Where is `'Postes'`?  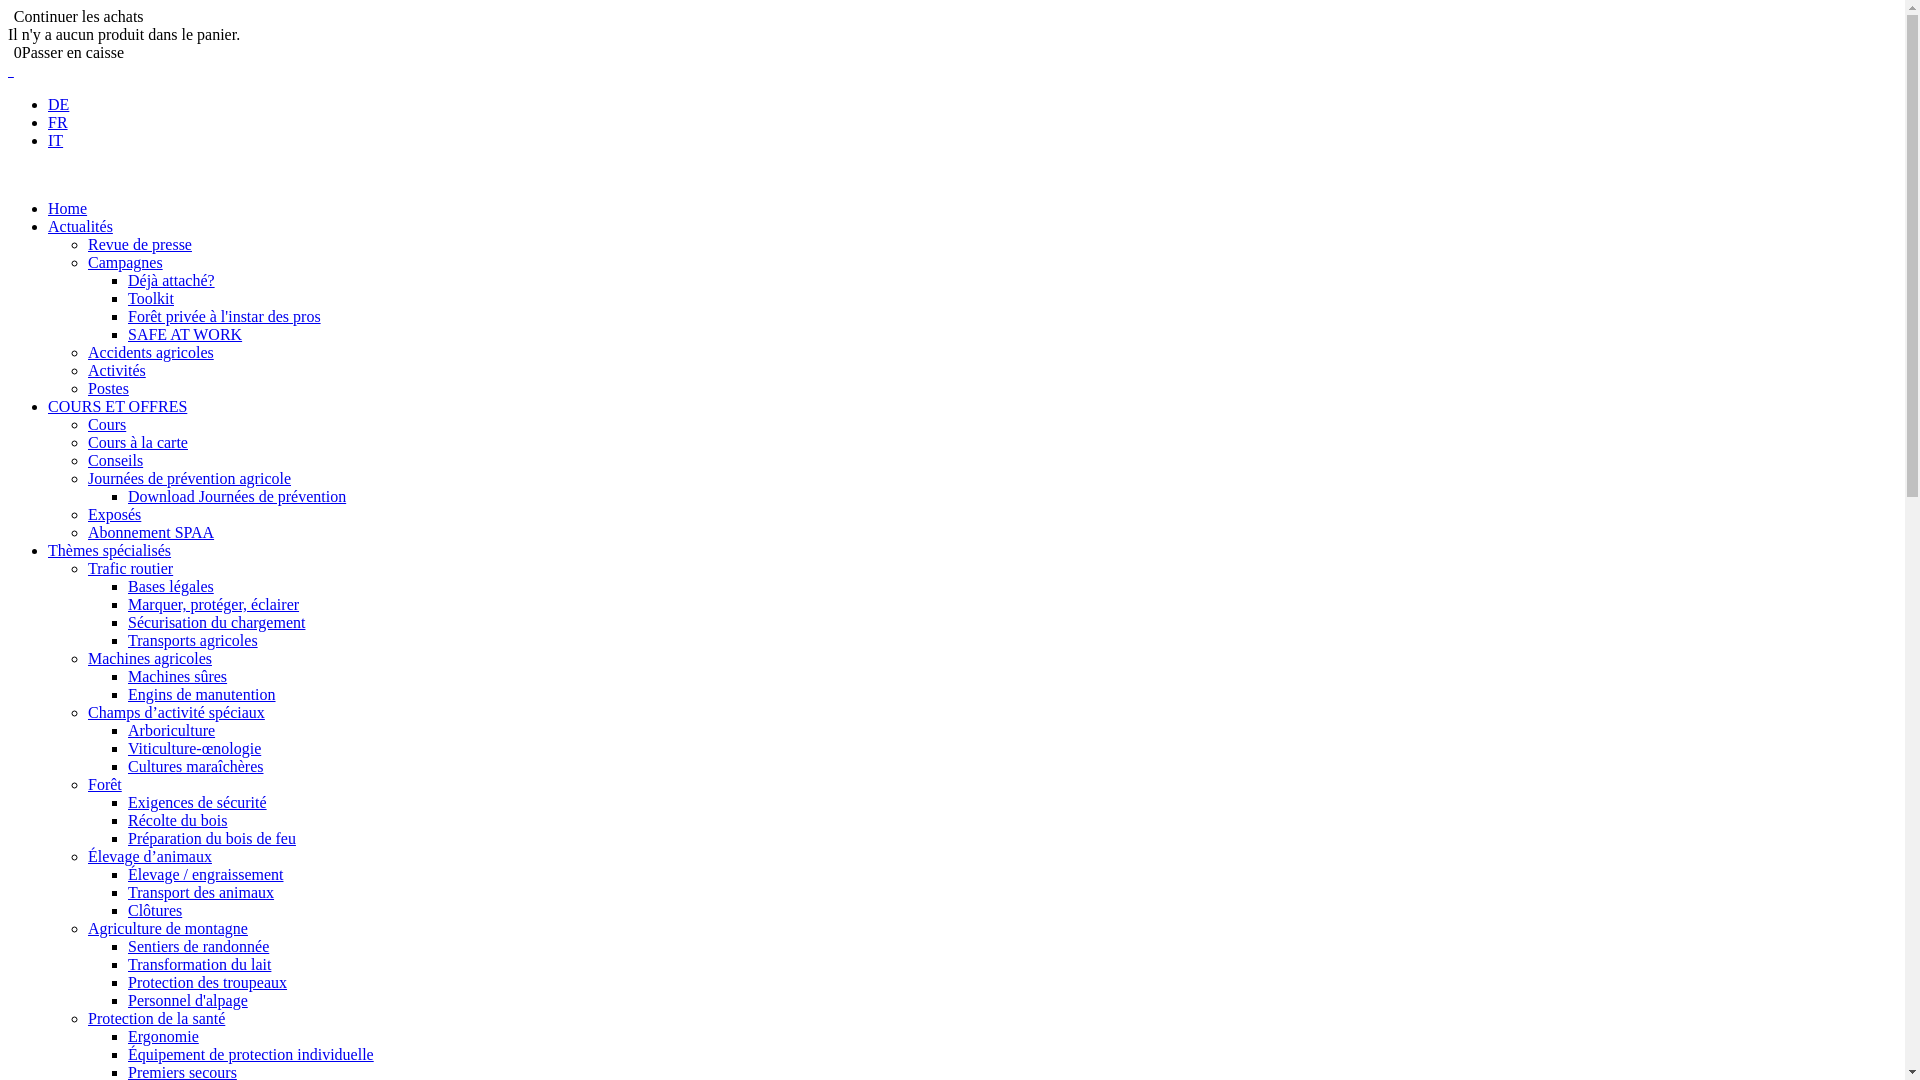 'Postes' is located at coordinates (107, 388).